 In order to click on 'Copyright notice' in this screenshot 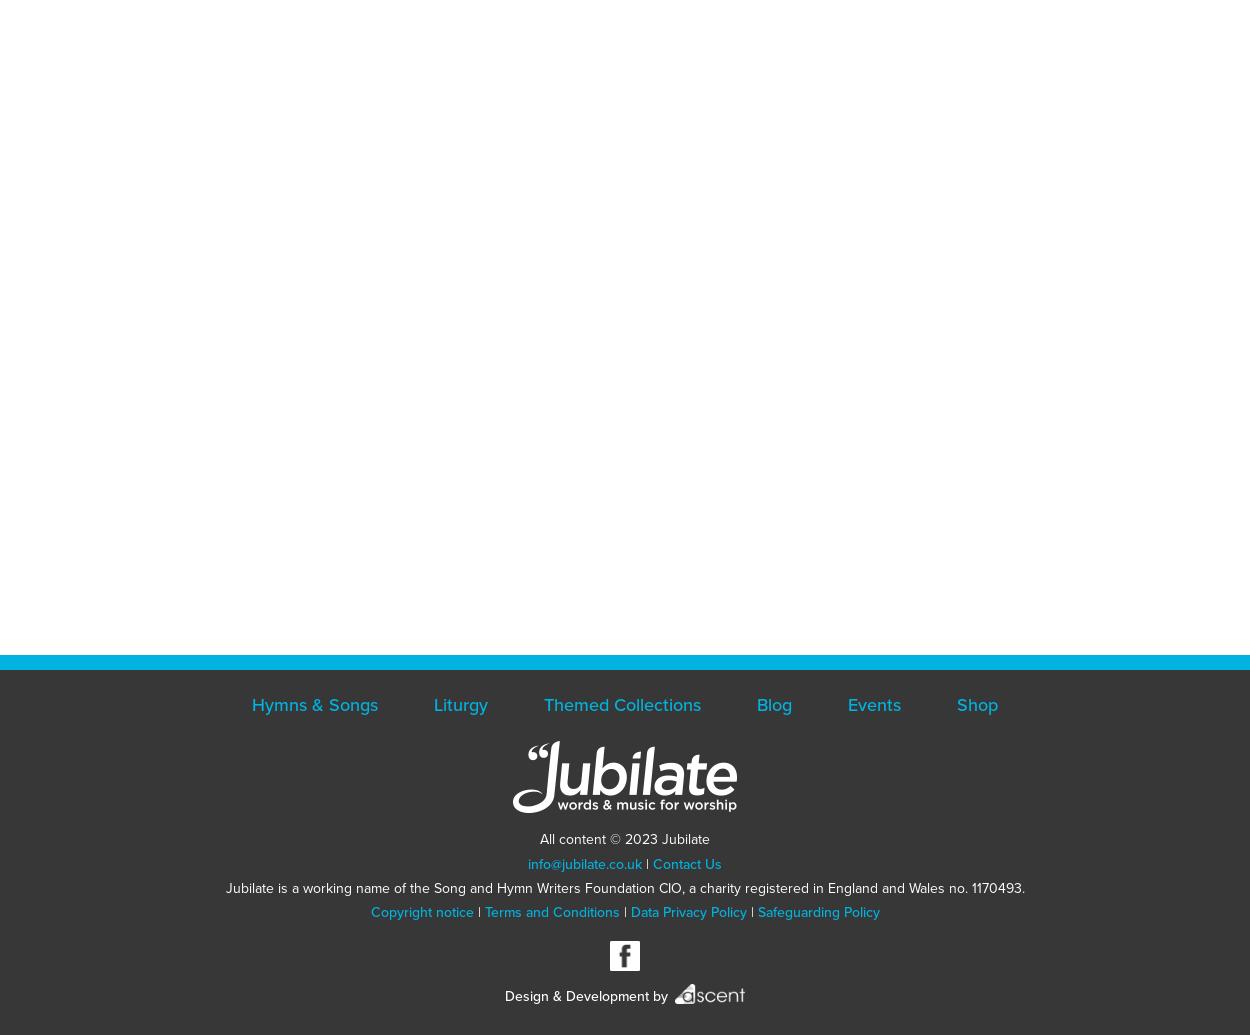, I will do `click(421, 911)`.